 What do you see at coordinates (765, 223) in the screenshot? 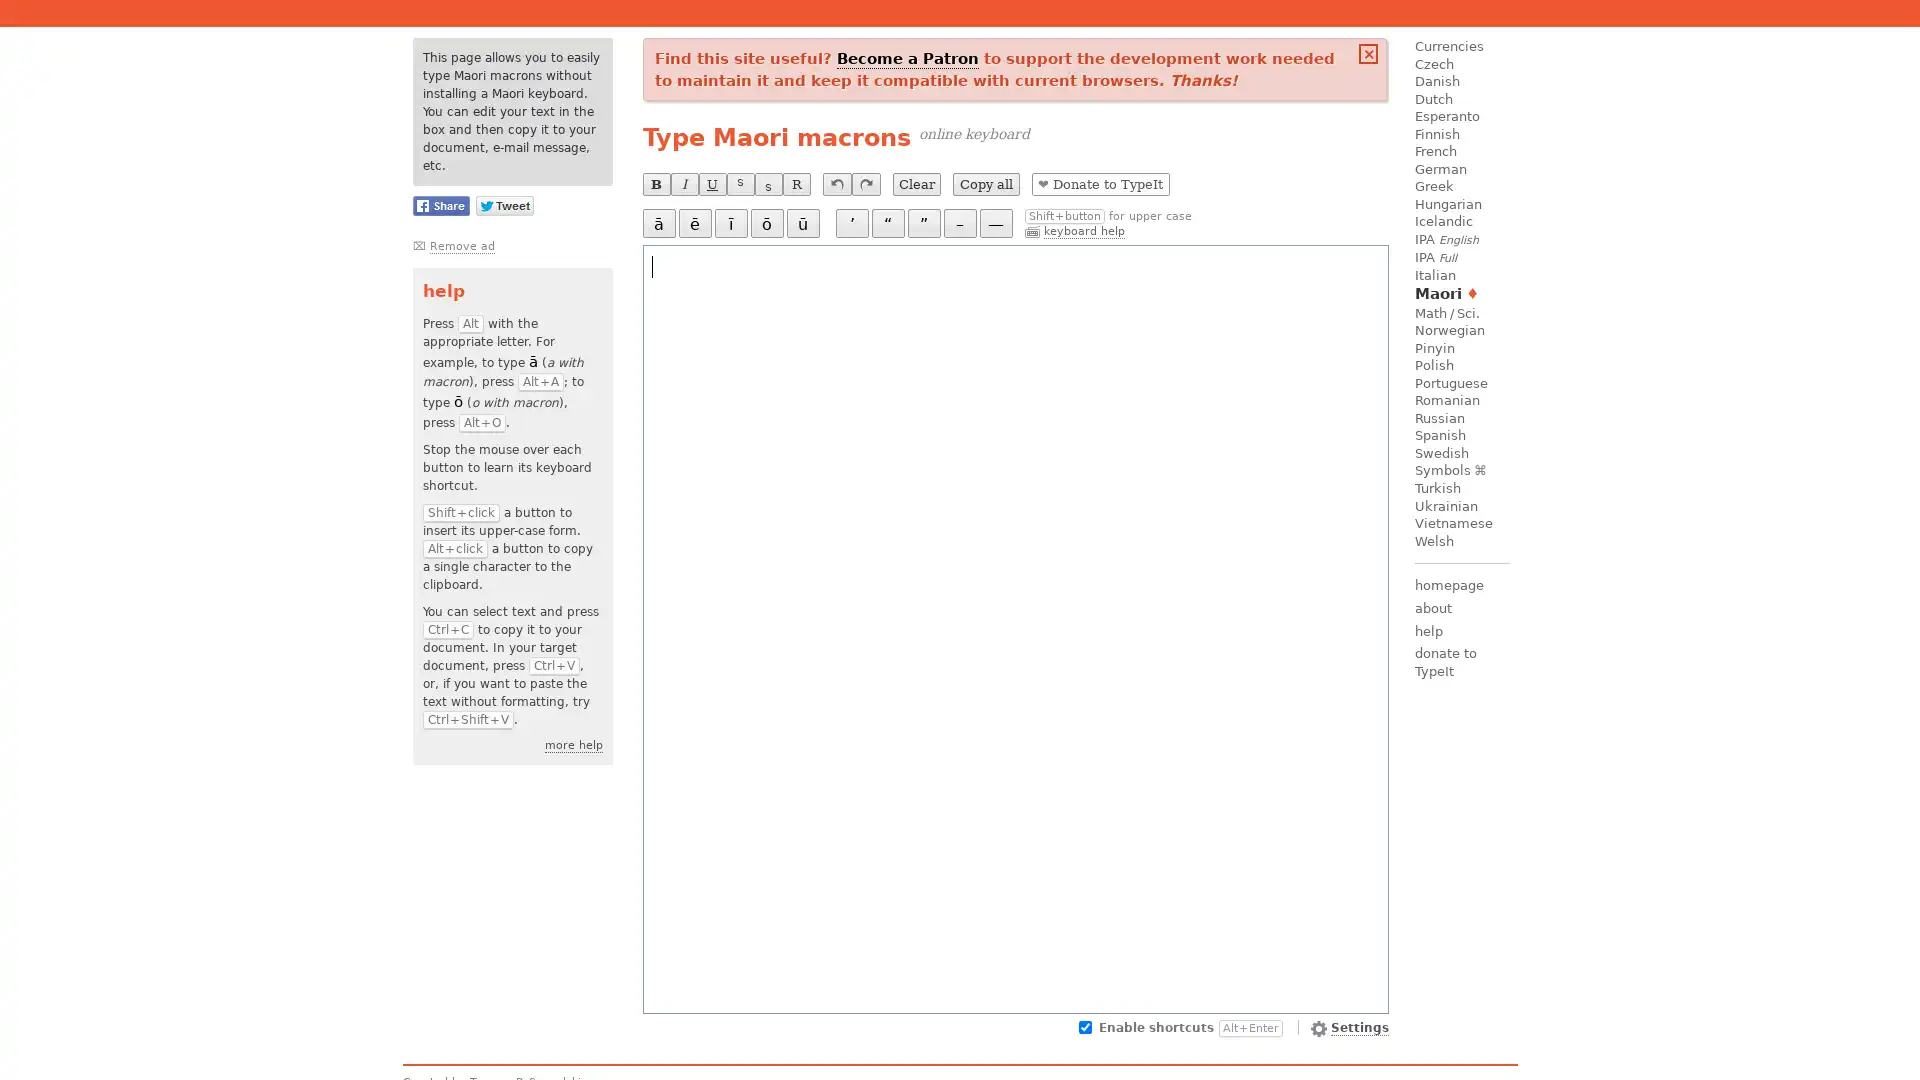
I see `o` at bounding box center [765, 223].